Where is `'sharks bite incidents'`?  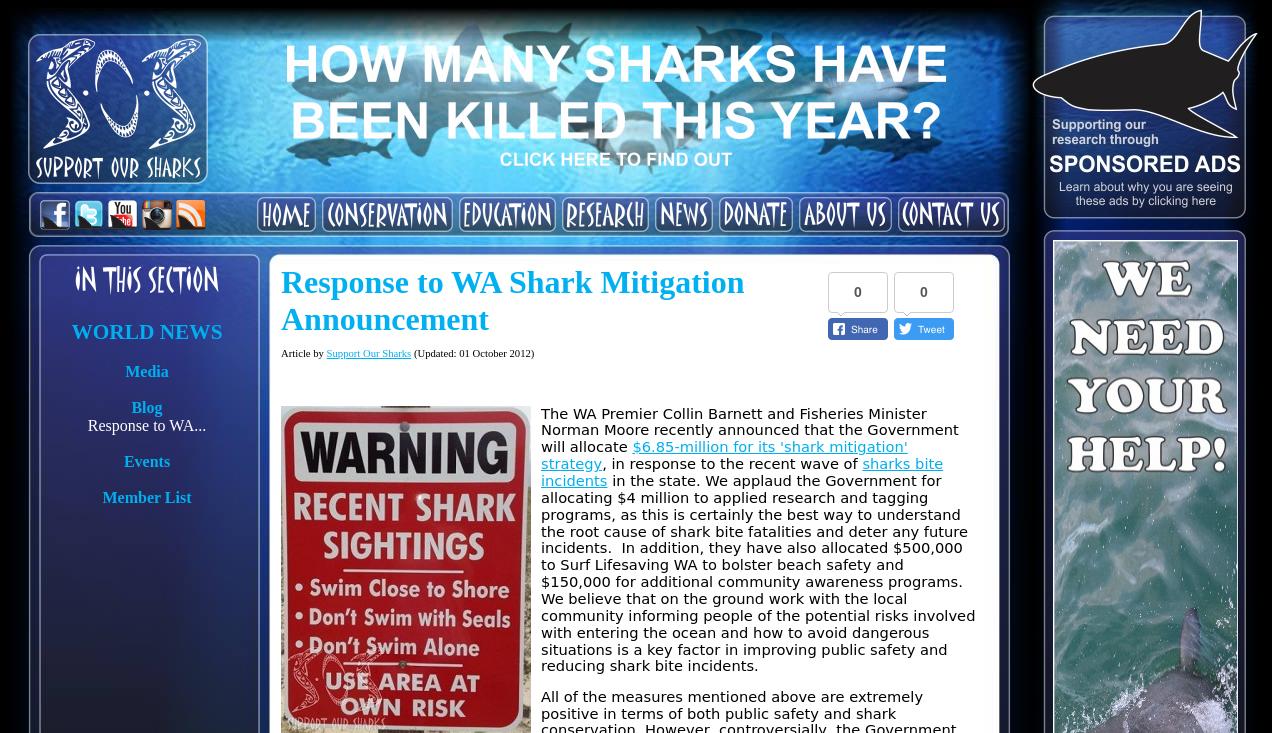 'sharks bite incidents' is located at coordinates (741, 470).